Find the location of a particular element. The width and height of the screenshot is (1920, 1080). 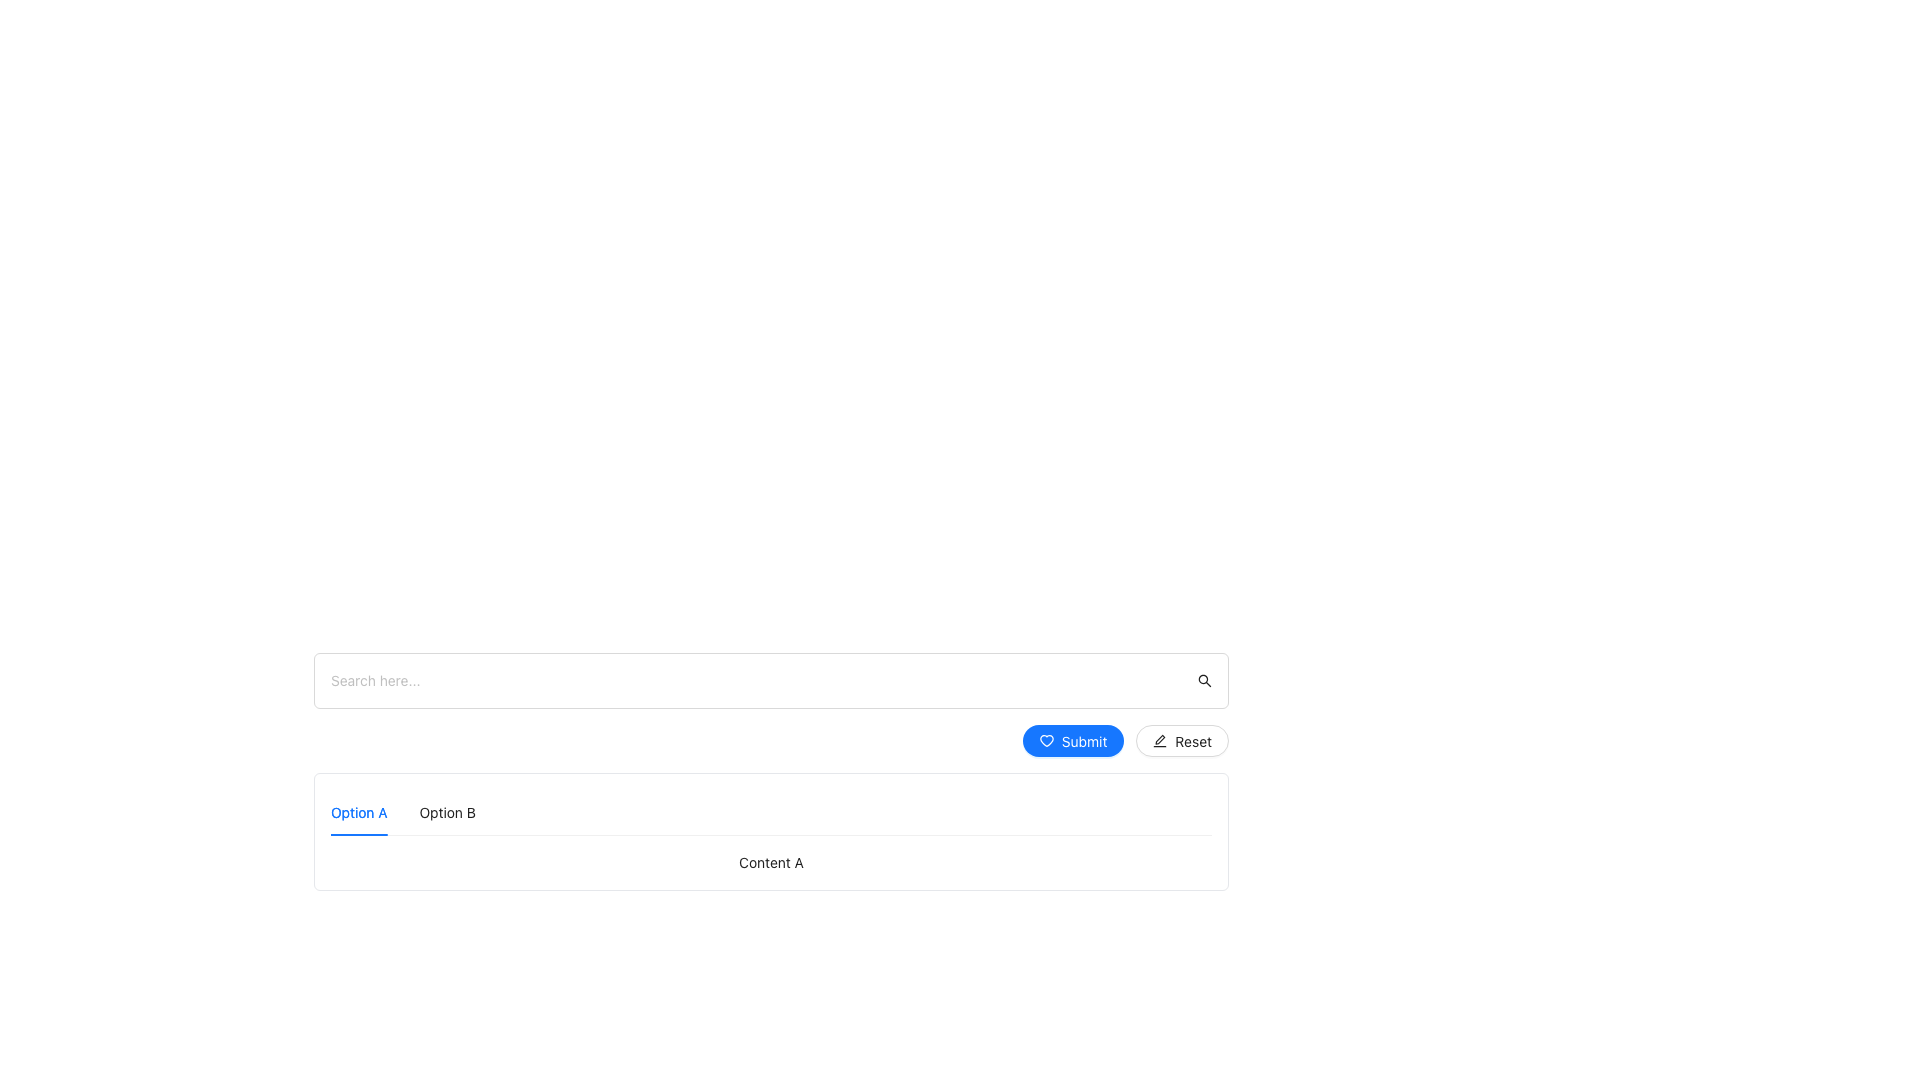

the 'Option A' tab on the tab navigation bar located at the bottom-left of the interface is located at coordinates (402, 813).